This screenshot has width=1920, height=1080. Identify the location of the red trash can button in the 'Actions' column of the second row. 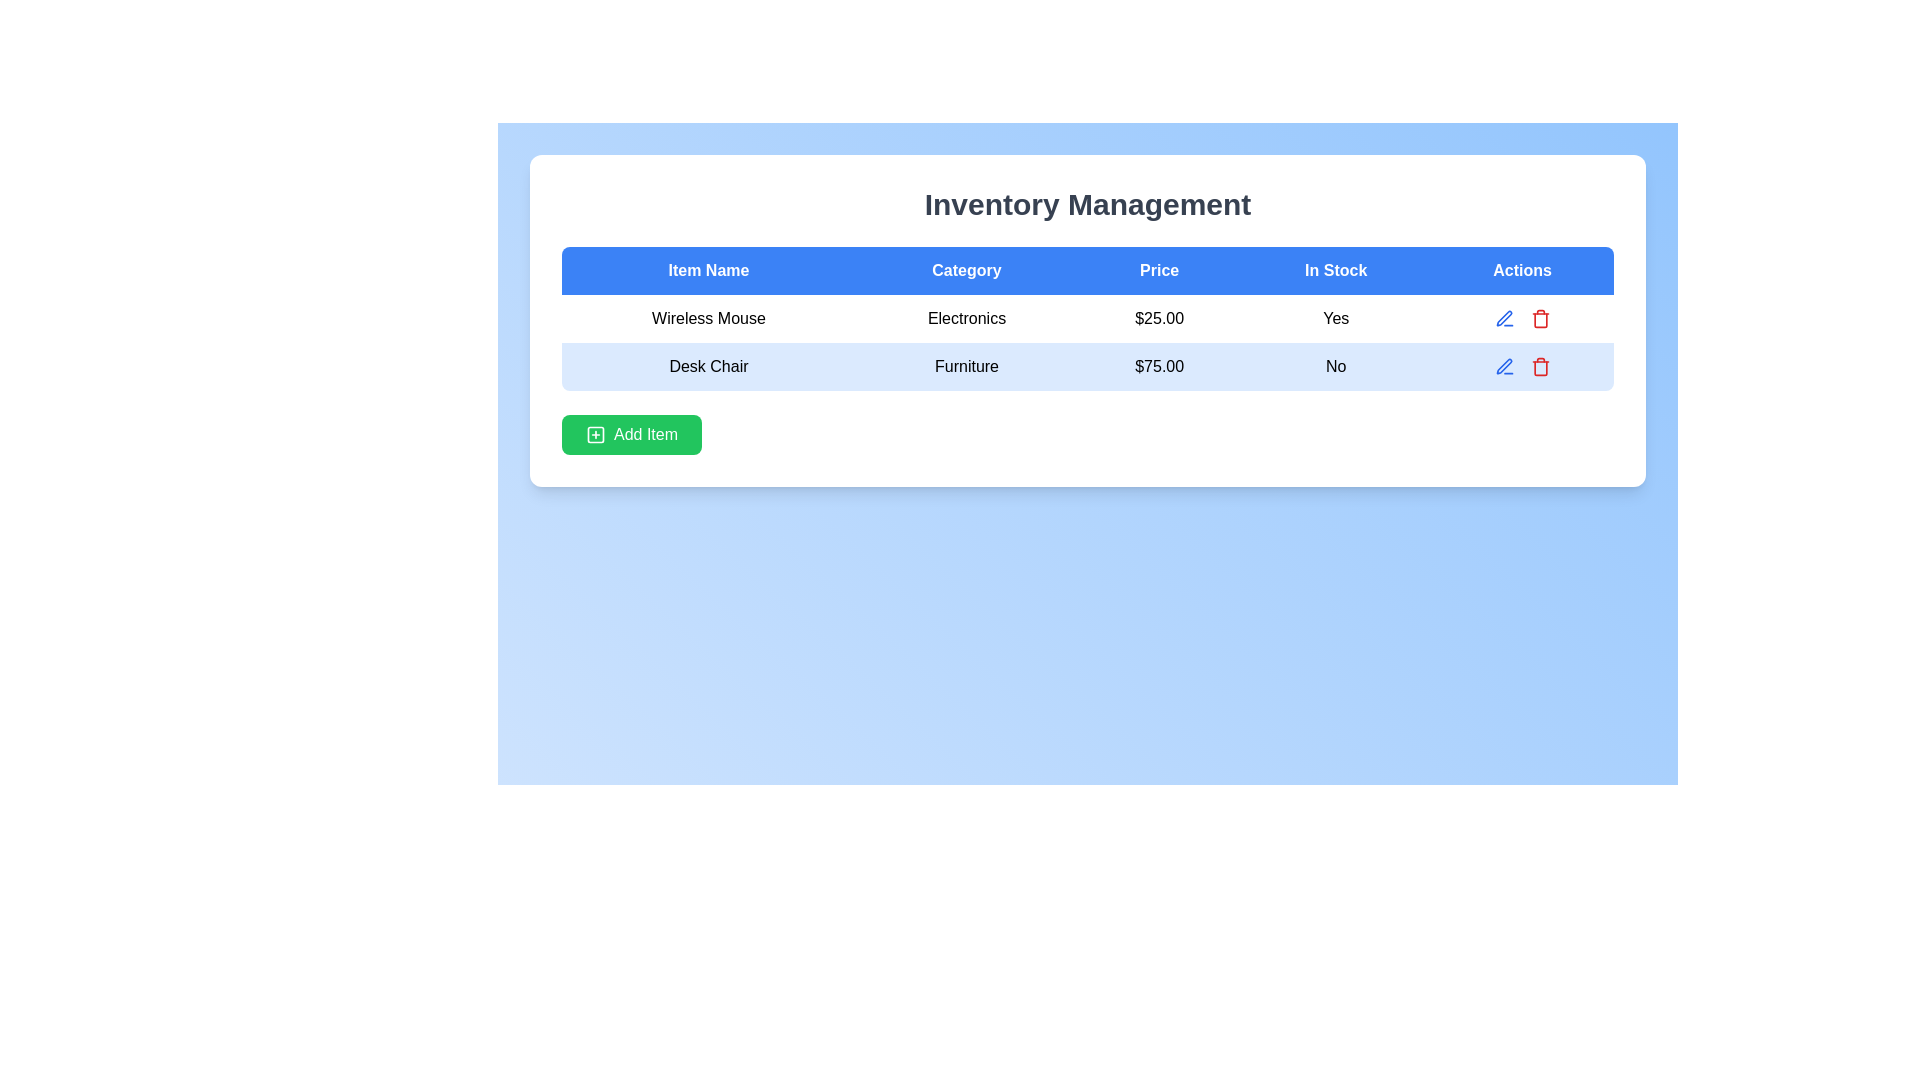
(1539, 366).